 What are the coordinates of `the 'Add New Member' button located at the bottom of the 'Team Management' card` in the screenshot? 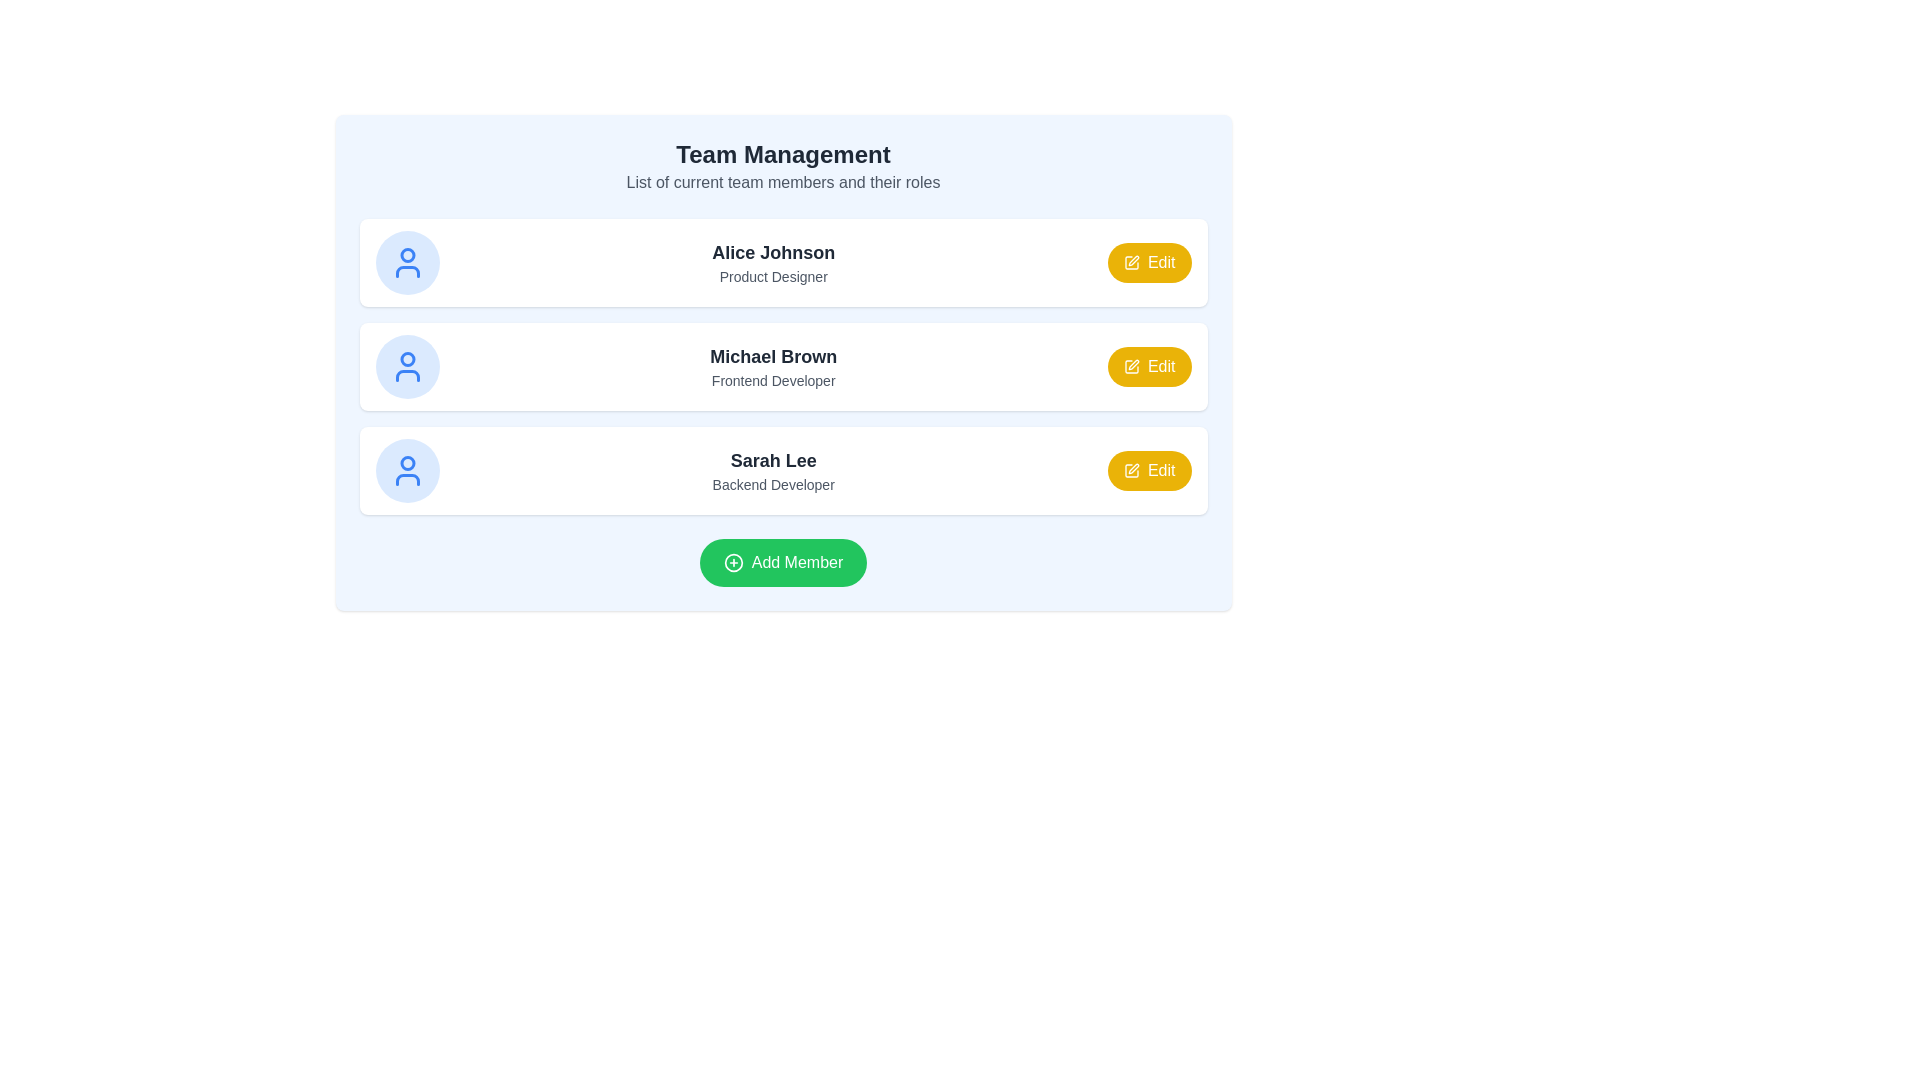 It's located at (782, 563).